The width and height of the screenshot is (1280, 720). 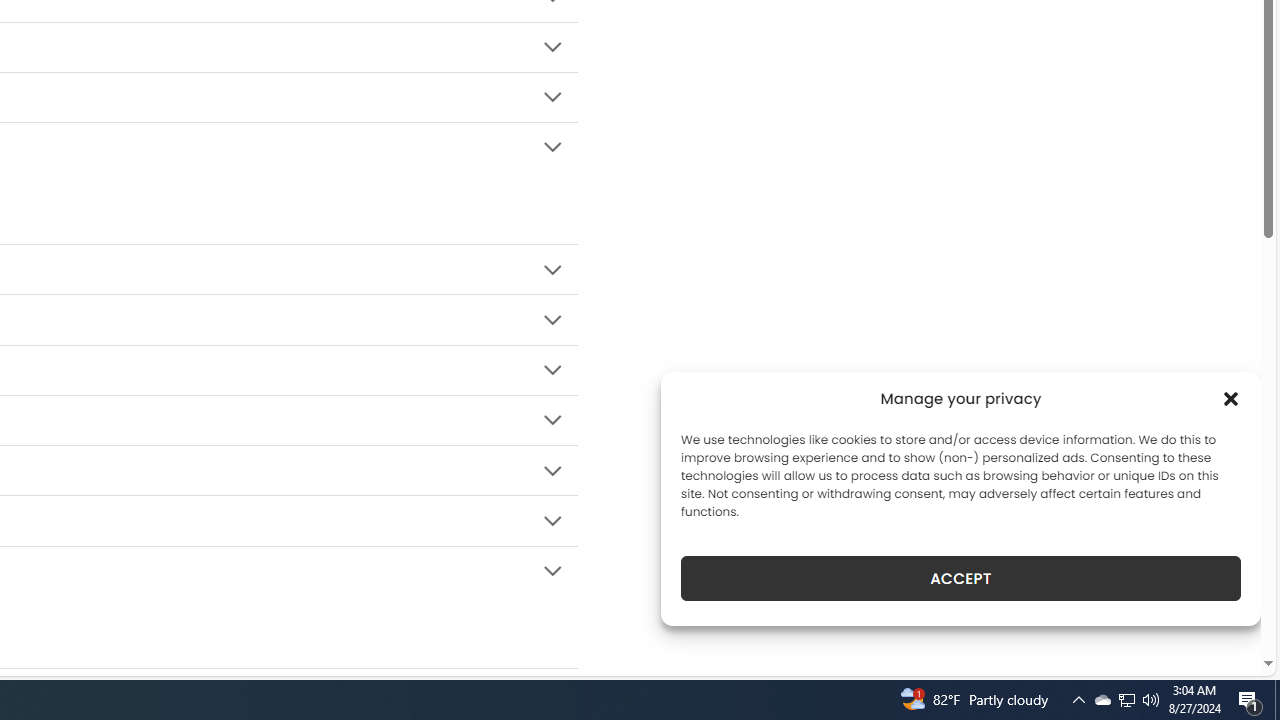 I want to click on 'Class: cmplz-close', so click(x=1230, y=398).